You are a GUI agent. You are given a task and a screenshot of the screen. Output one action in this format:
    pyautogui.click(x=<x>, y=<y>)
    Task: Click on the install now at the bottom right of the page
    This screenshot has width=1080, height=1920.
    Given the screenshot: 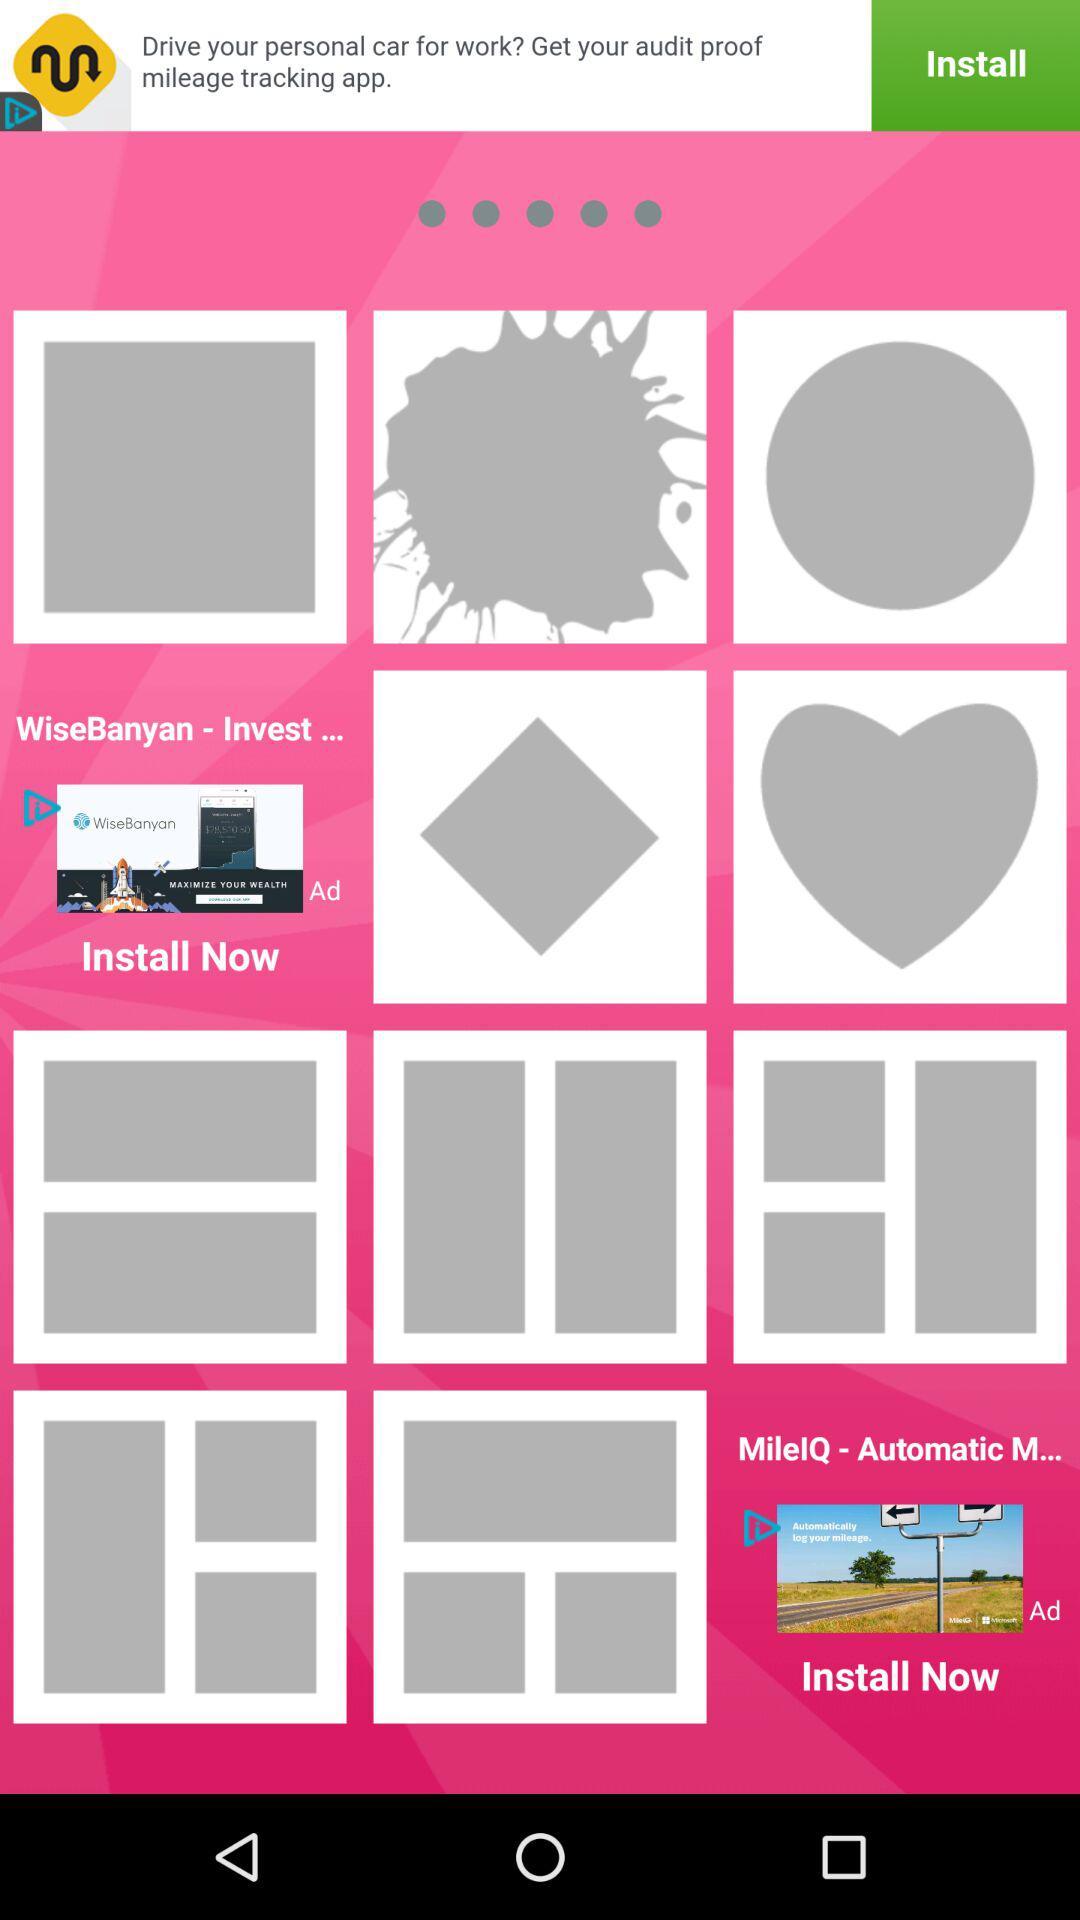 What is the action you would take?
    pyautogui.click(x=900, y=1556)
    